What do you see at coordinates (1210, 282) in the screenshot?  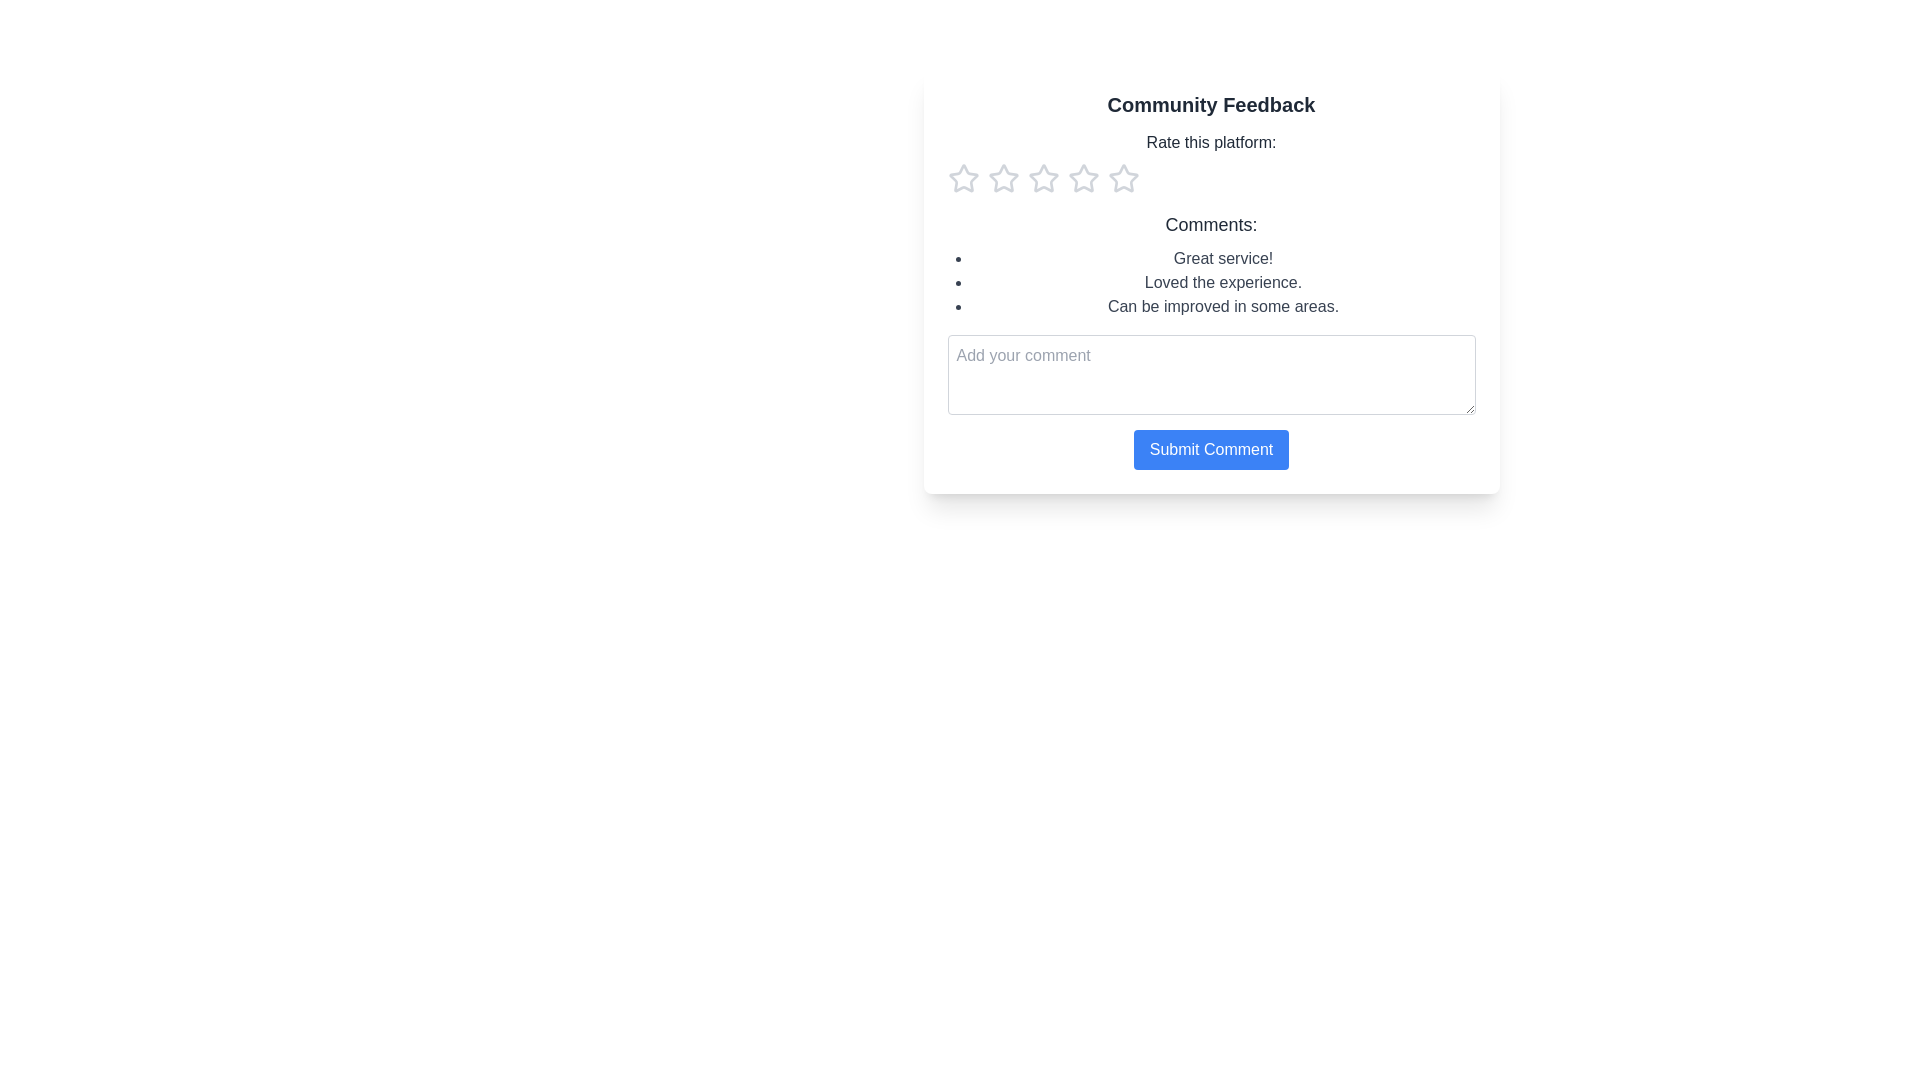 I see `the multiline list of feedback comments located below the 'Comments:' heading and above the text area input field` at bounding box center [1210, 282].